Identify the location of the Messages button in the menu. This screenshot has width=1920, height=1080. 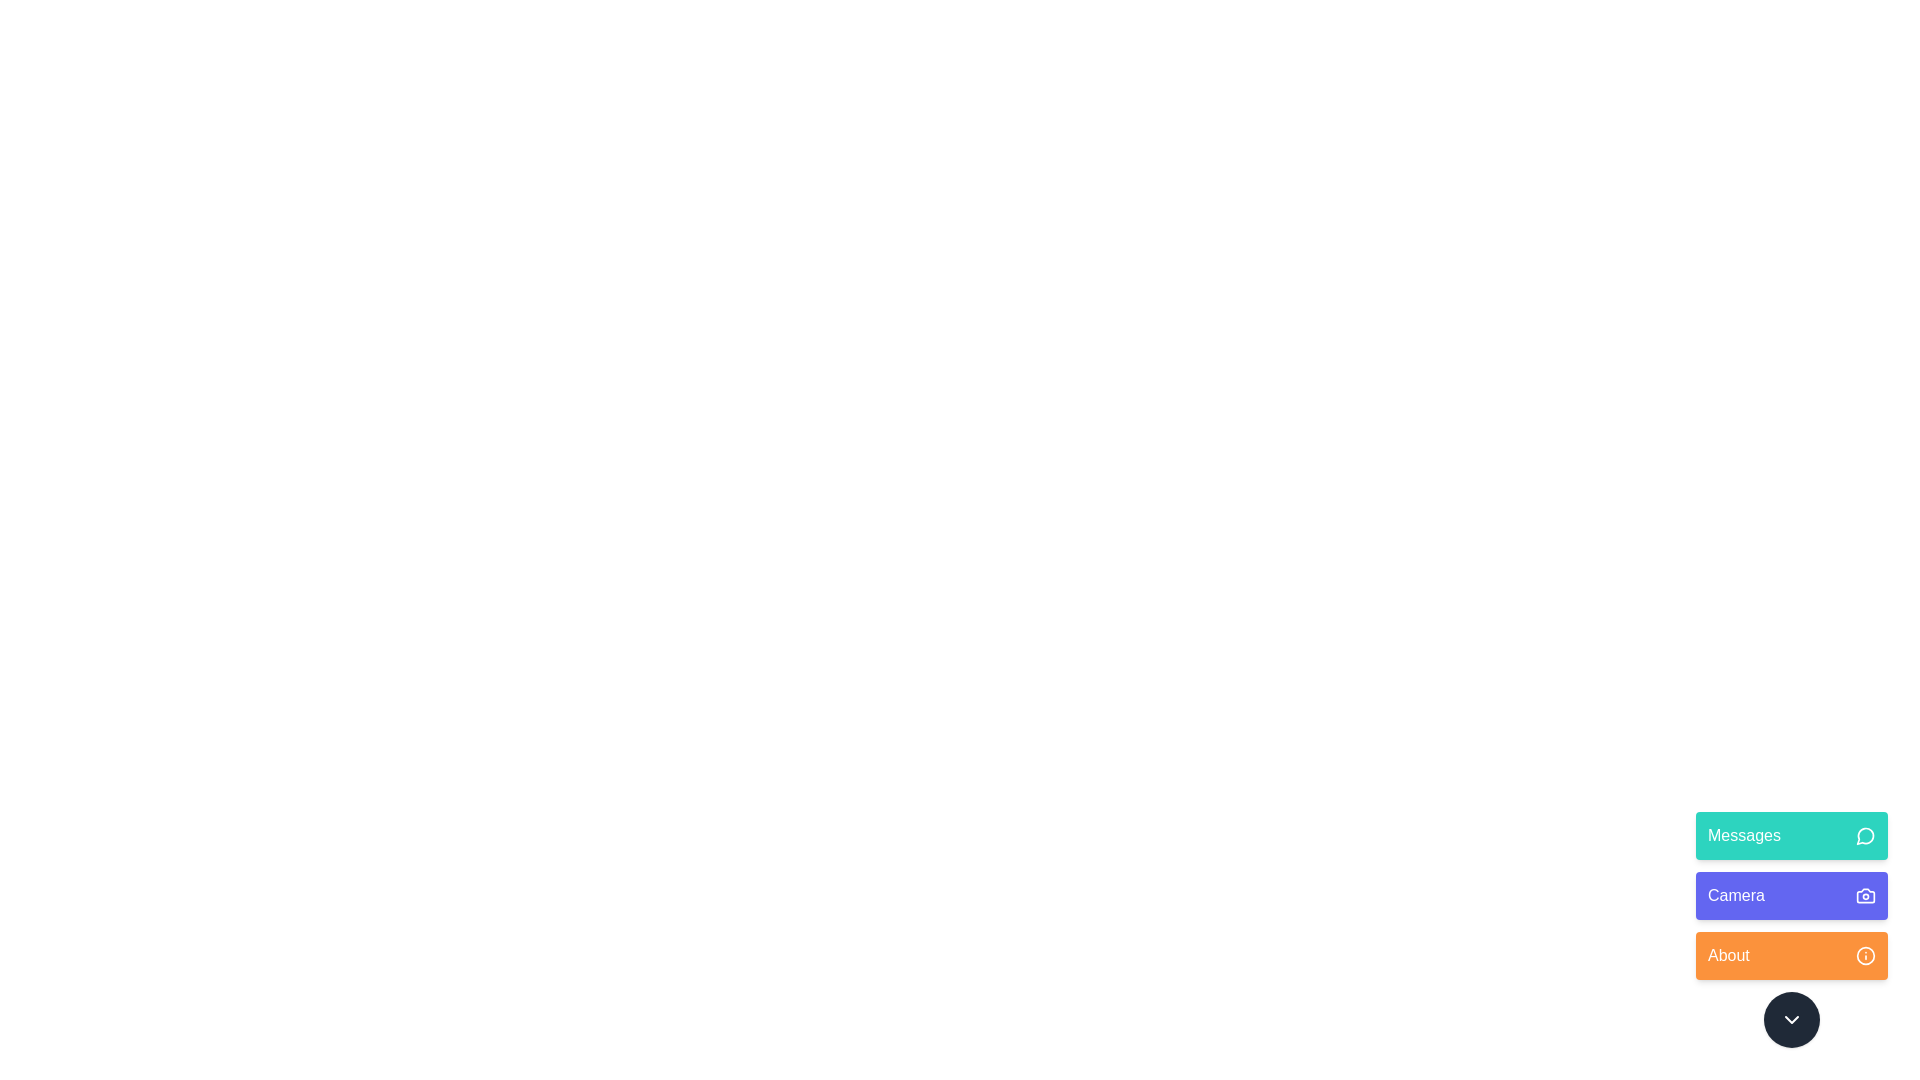
(1791, 836).